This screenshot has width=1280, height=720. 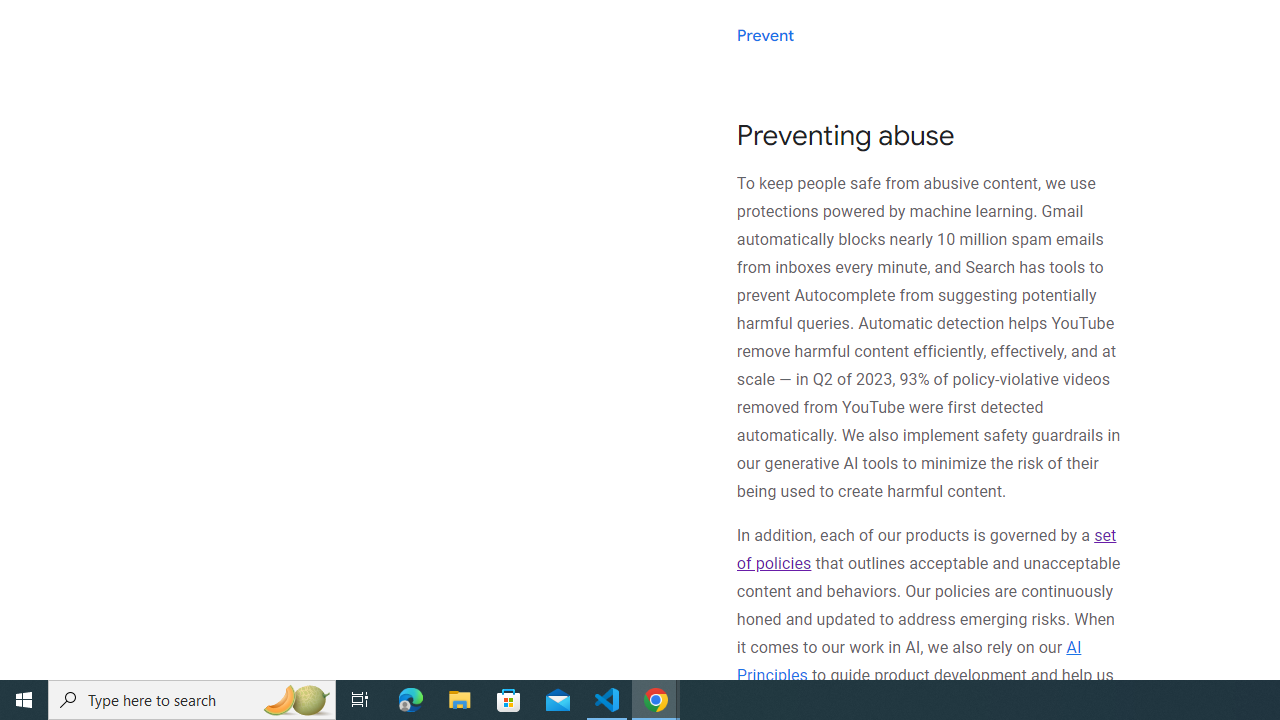 I want to click on 'Microsoft Edge', so click(x=410, y=698).